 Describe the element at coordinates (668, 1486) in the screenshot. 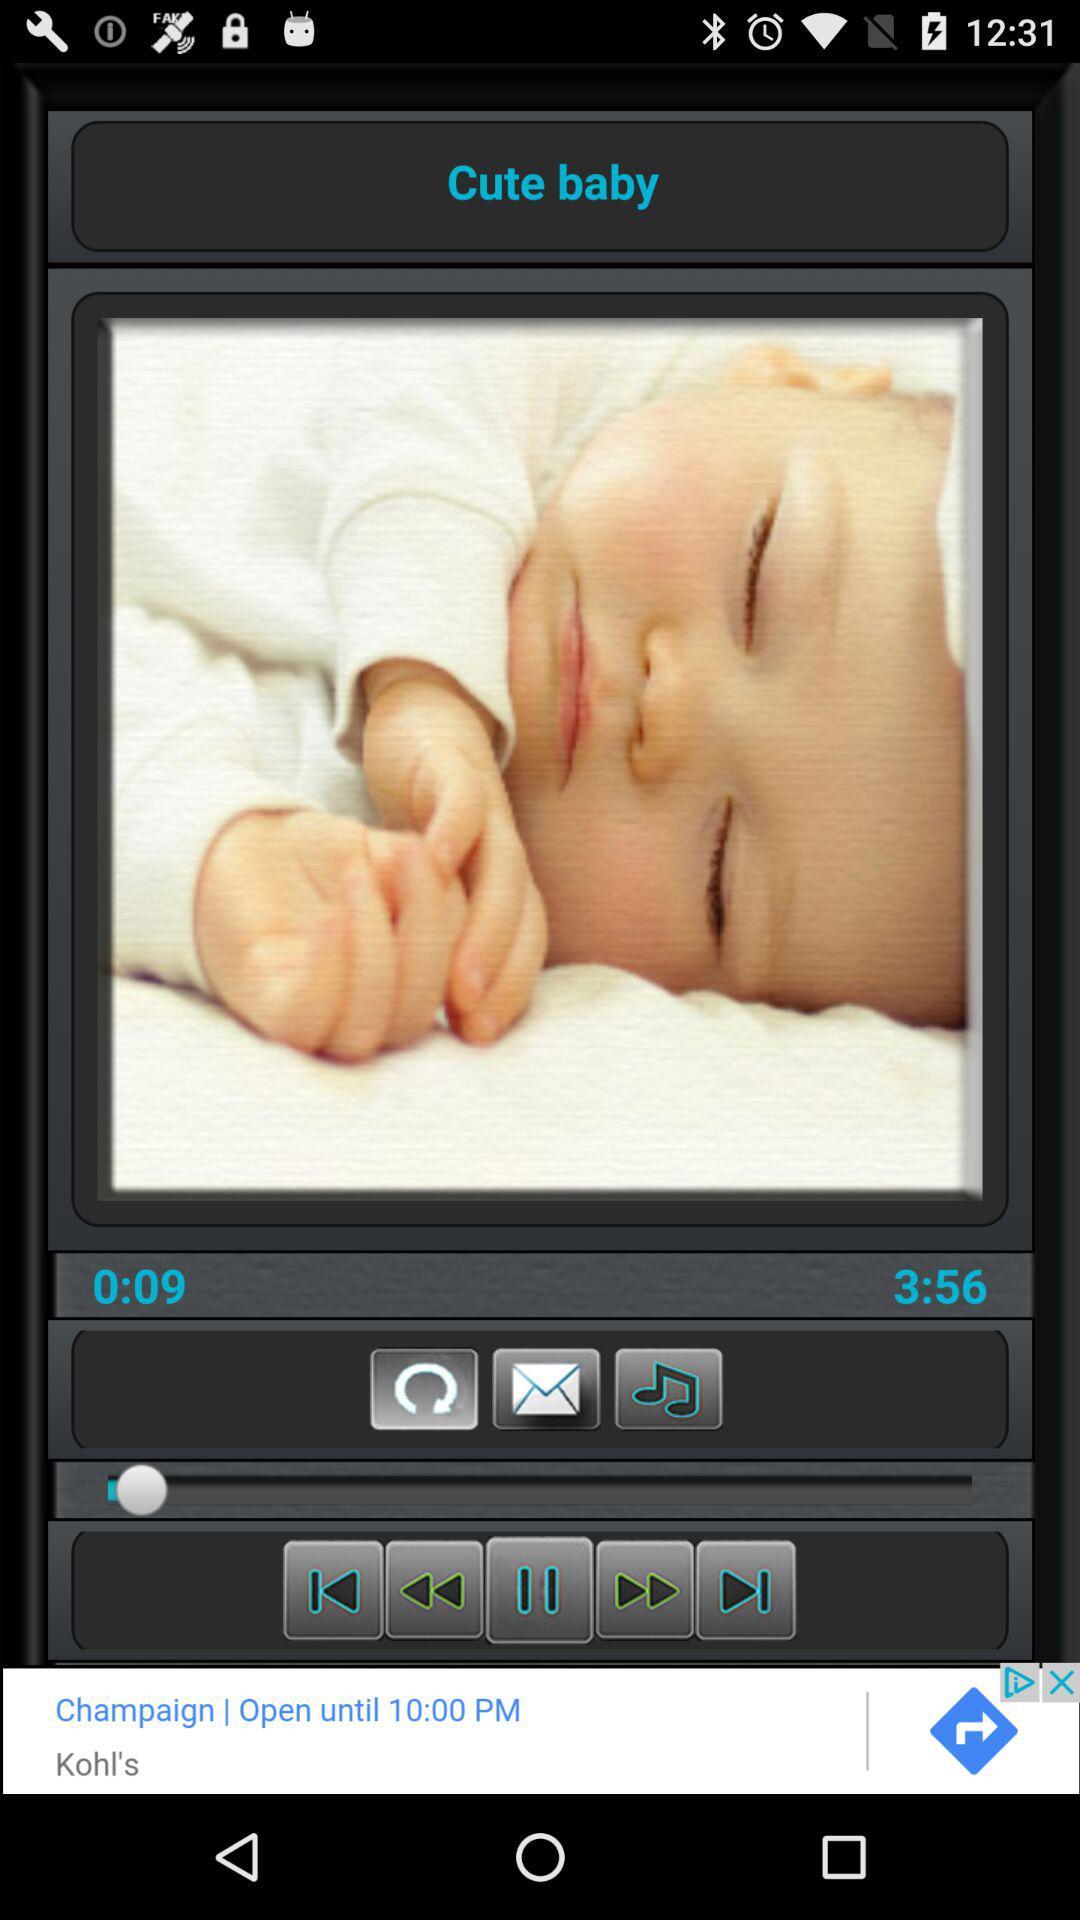

I see `the music icon` at that location.